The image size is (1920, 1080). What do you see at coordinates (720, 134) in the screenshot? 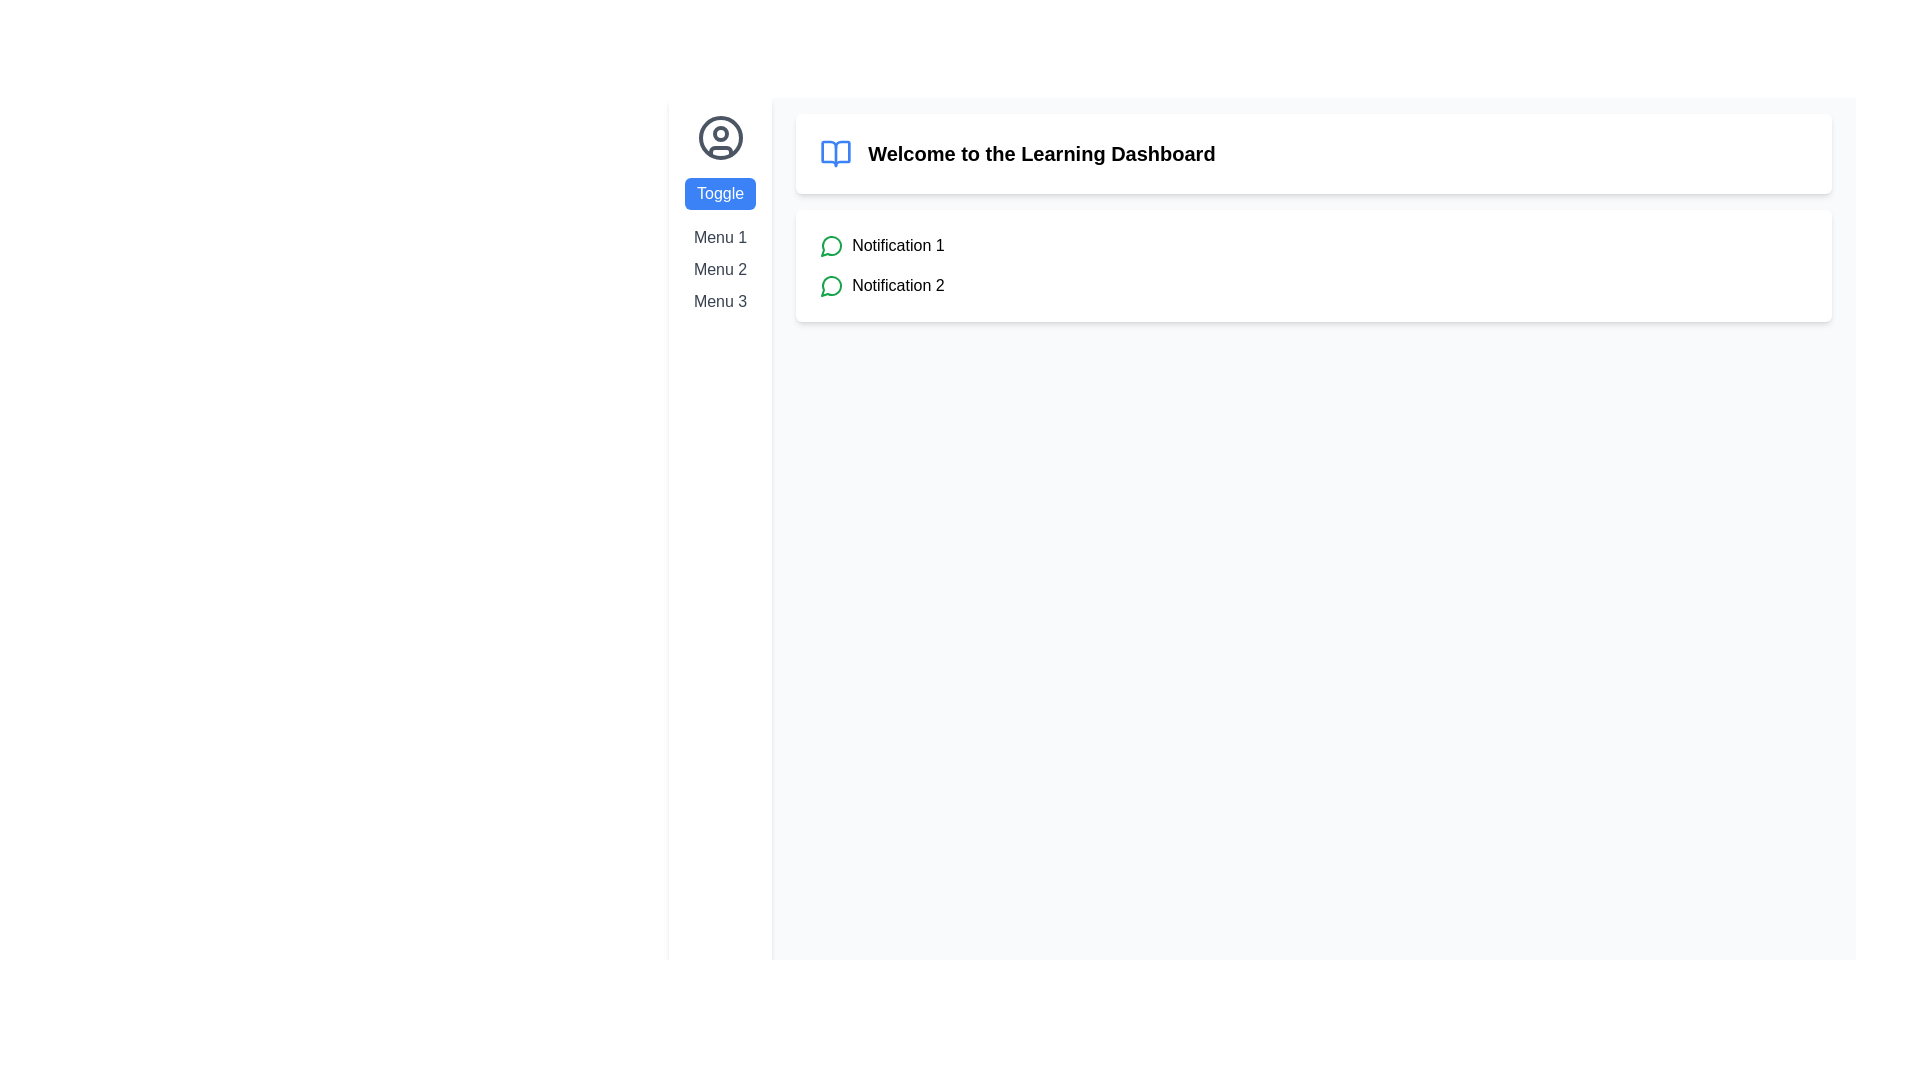
I see `the circular graphical shape that represents the user profile icon, located within the user avatar icon on the left sidebar of the interface` at bounding box center [720, 134].